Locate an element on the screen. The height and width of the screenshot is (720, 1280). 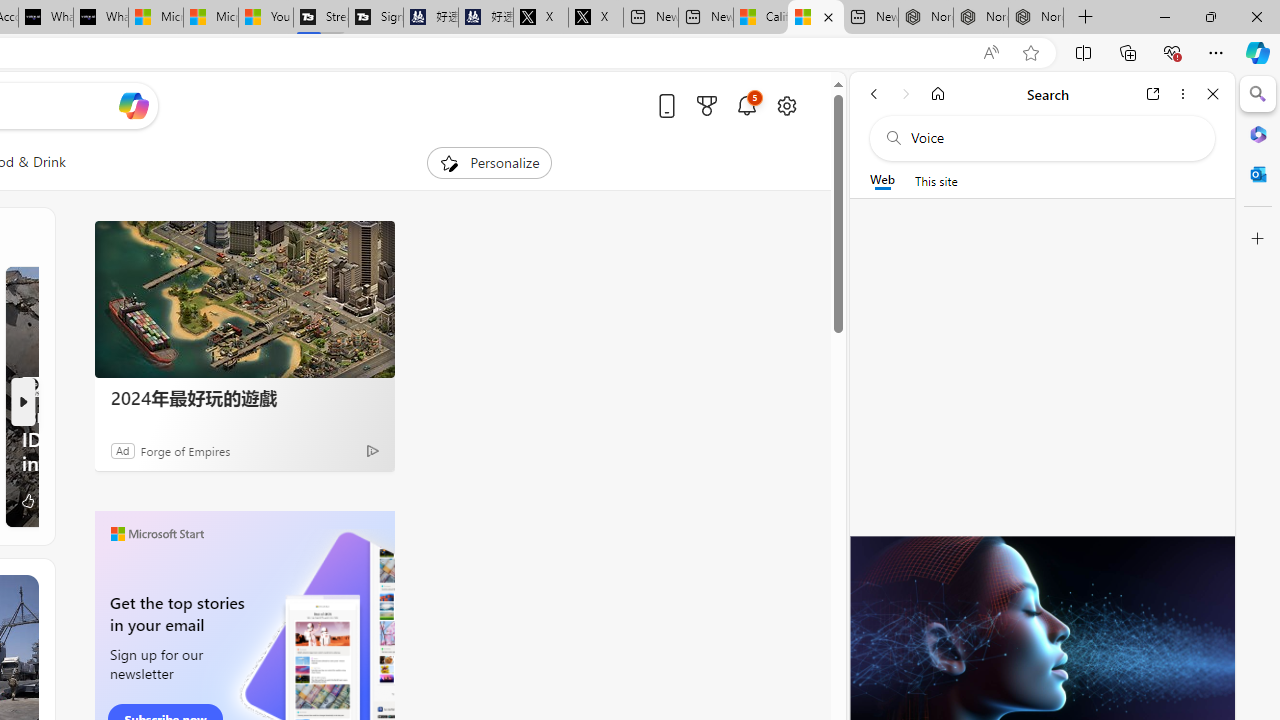
'Microsoft 365' is located at coordinates (1257, 133).